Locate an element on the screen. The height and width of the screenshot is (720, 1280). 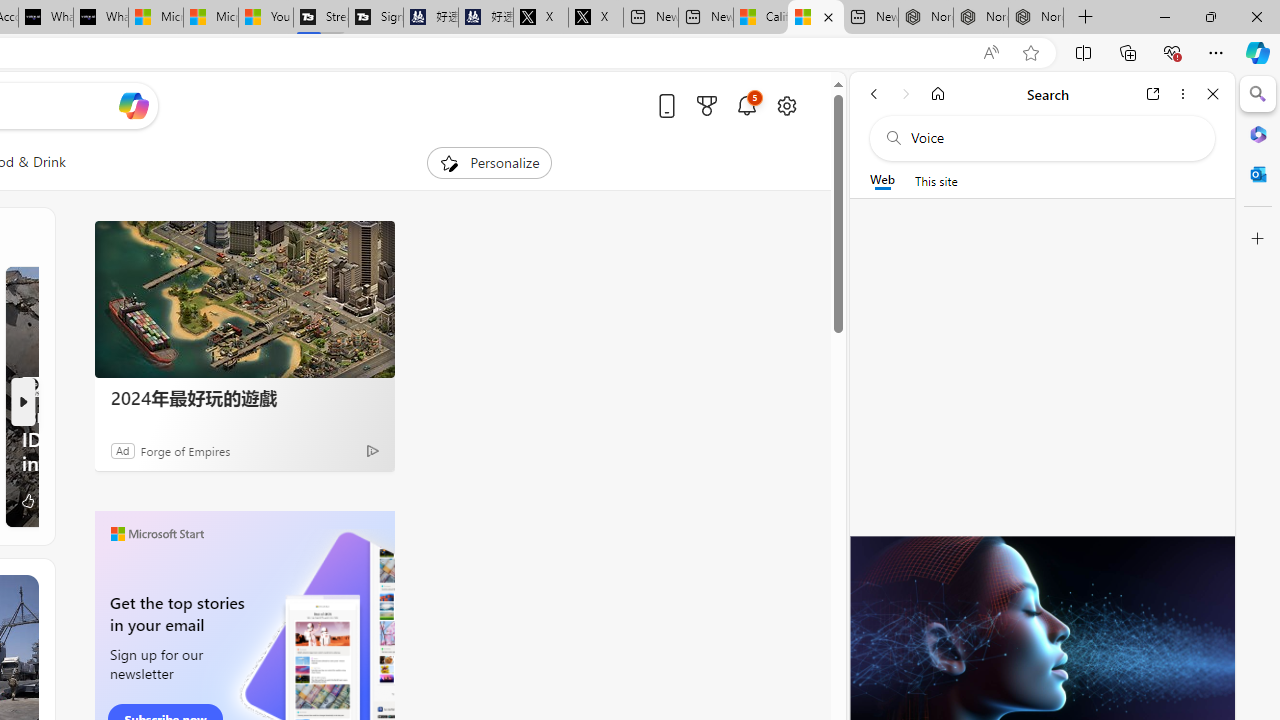
'Microsoft 365' is located at coordinates (1257, 133).